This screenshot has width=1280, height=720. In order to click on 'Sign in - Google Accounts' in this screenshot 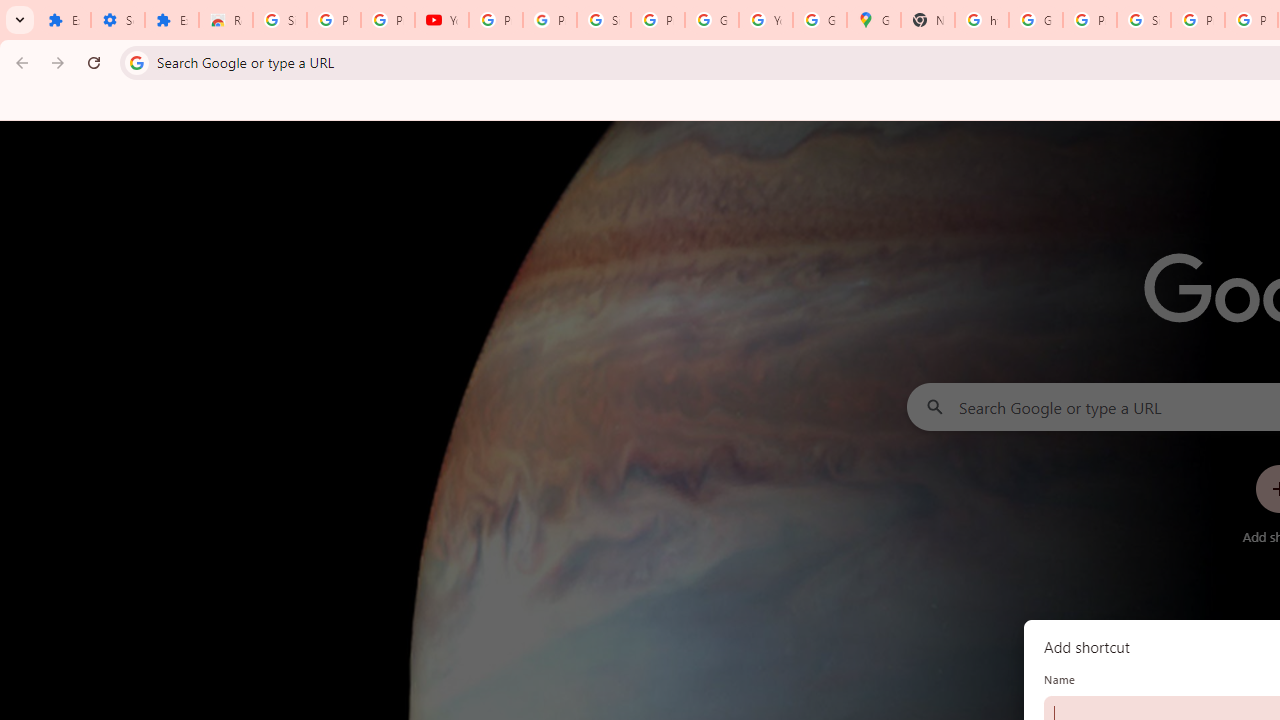, I will do `click(603, 20)`.